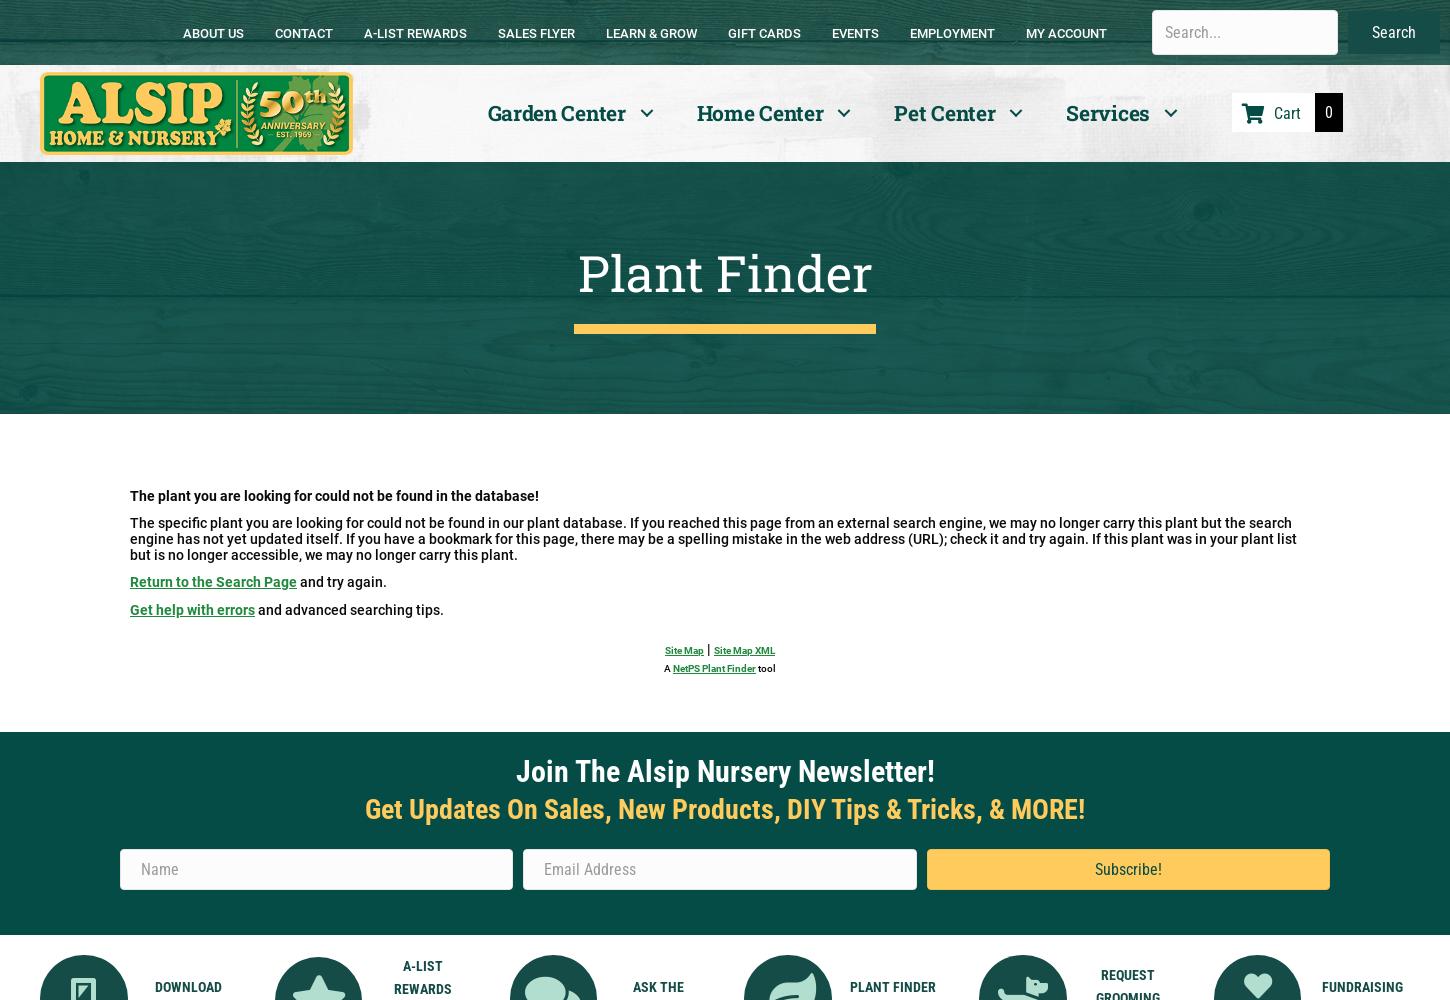 This screenshot has width=1450, height=1000. Describe the element at coordinates (723, 272) in the screenshot. I see `'Plant Finder'` at that location.